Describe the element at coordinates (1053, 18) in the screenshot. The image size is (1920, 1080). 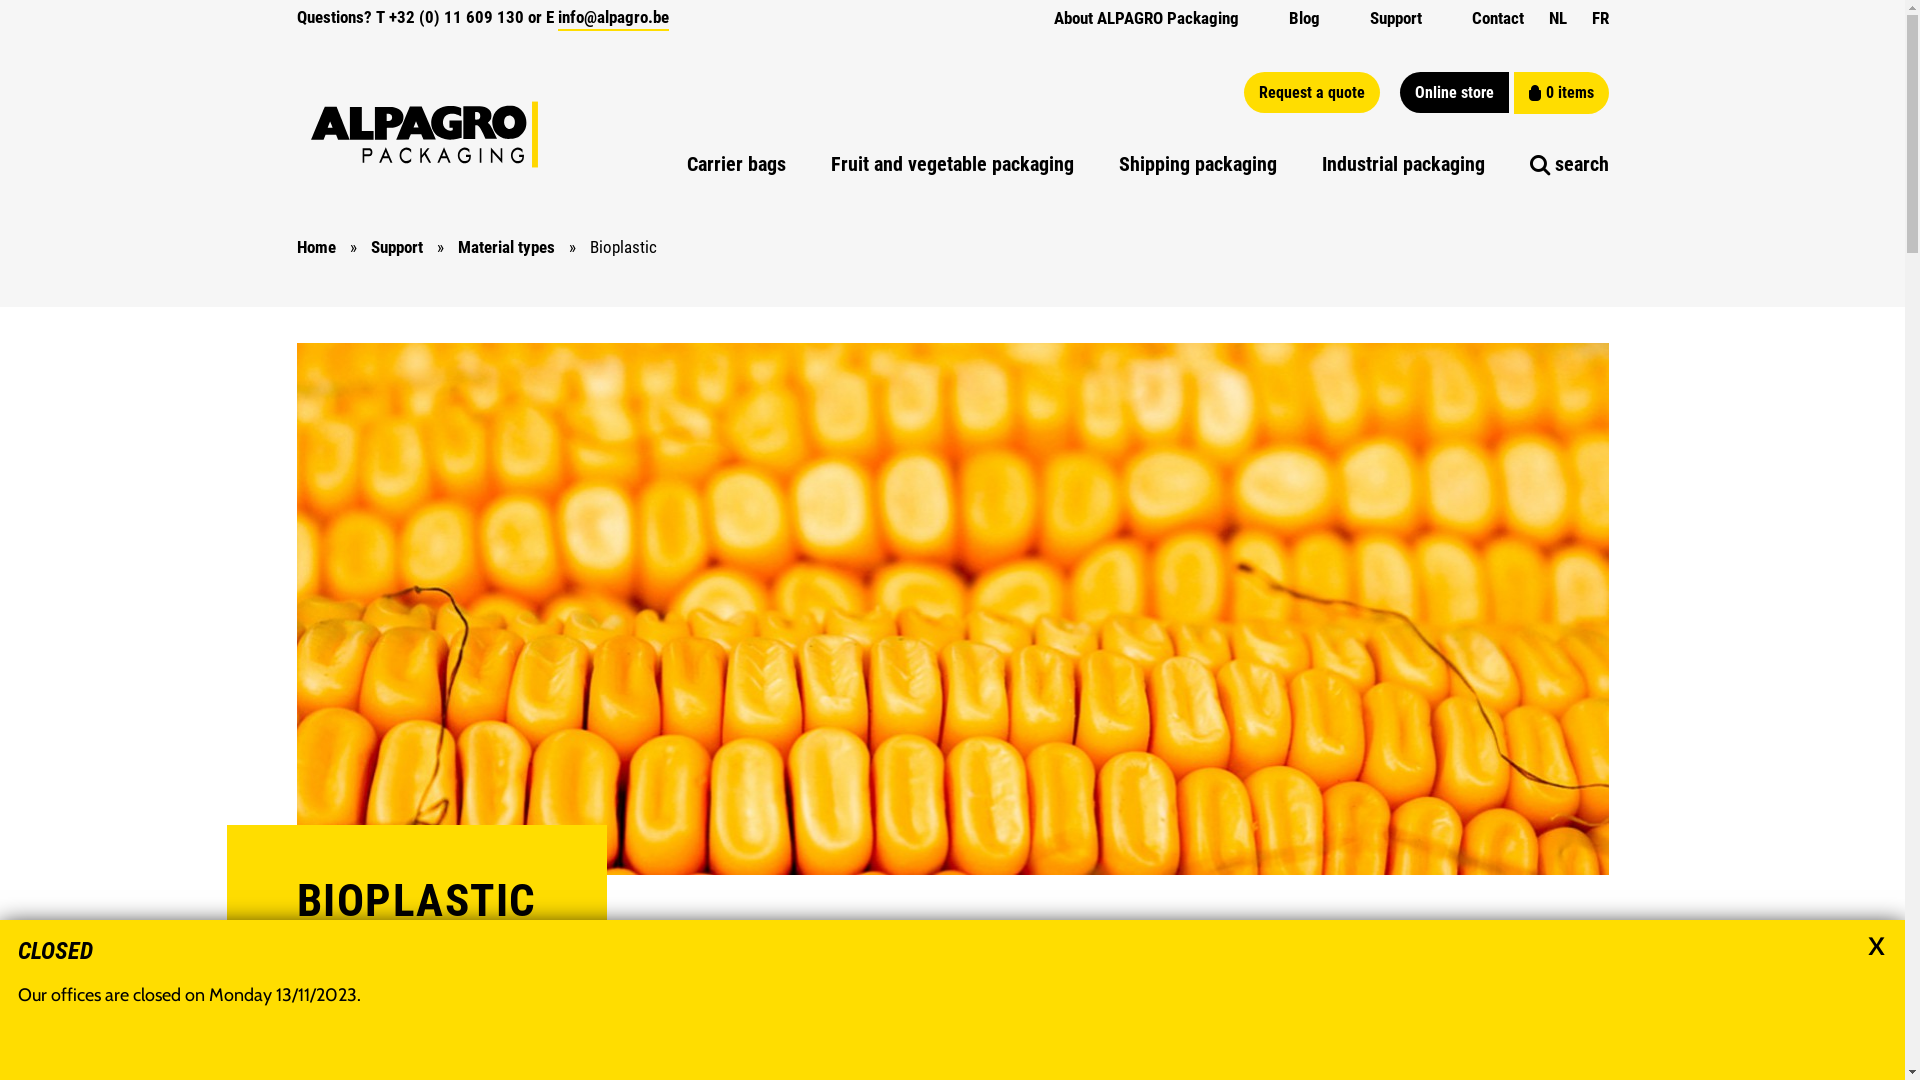
I see `'About ALPAGRO Packaging'` at that location.